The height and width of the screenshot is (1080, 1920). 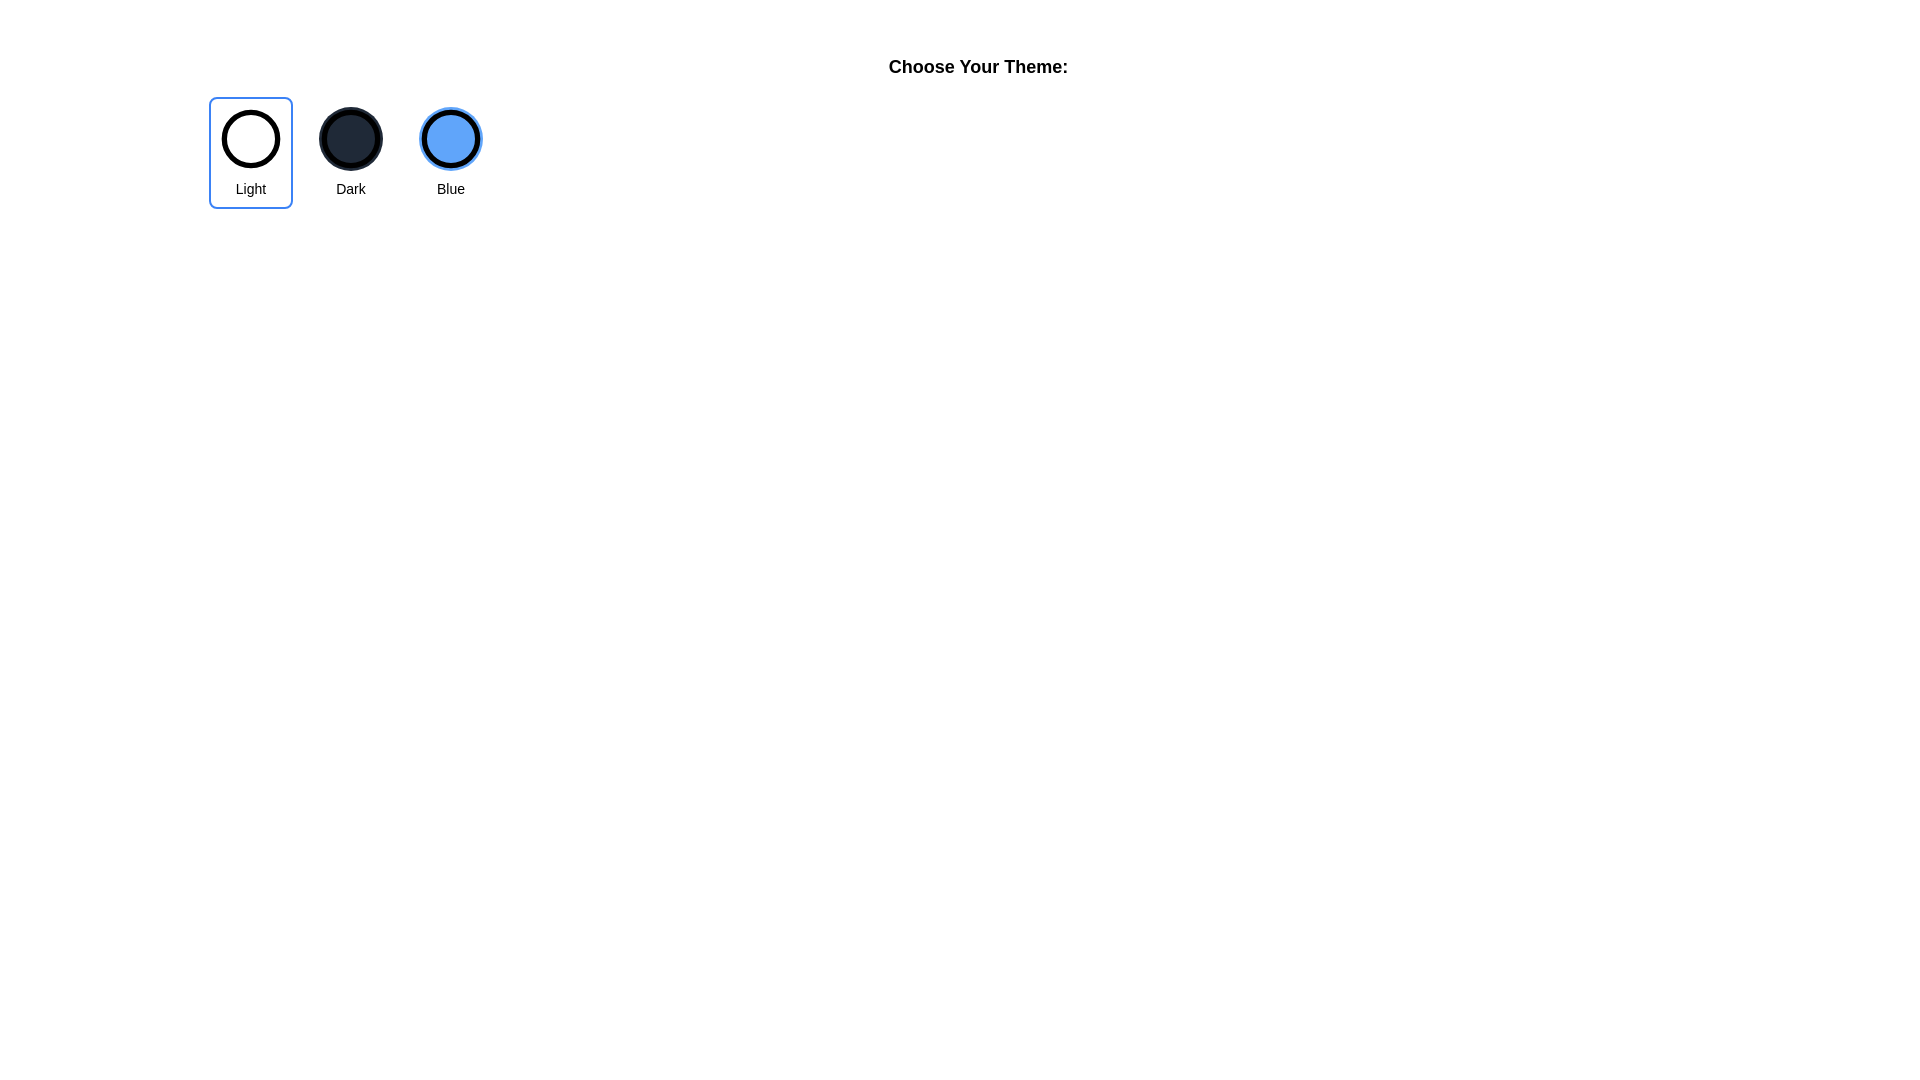 I want to click on the circular option for the 'Dark' theme, which is the second of three circular options at the center top of the interface, so click(x=350, y=137).